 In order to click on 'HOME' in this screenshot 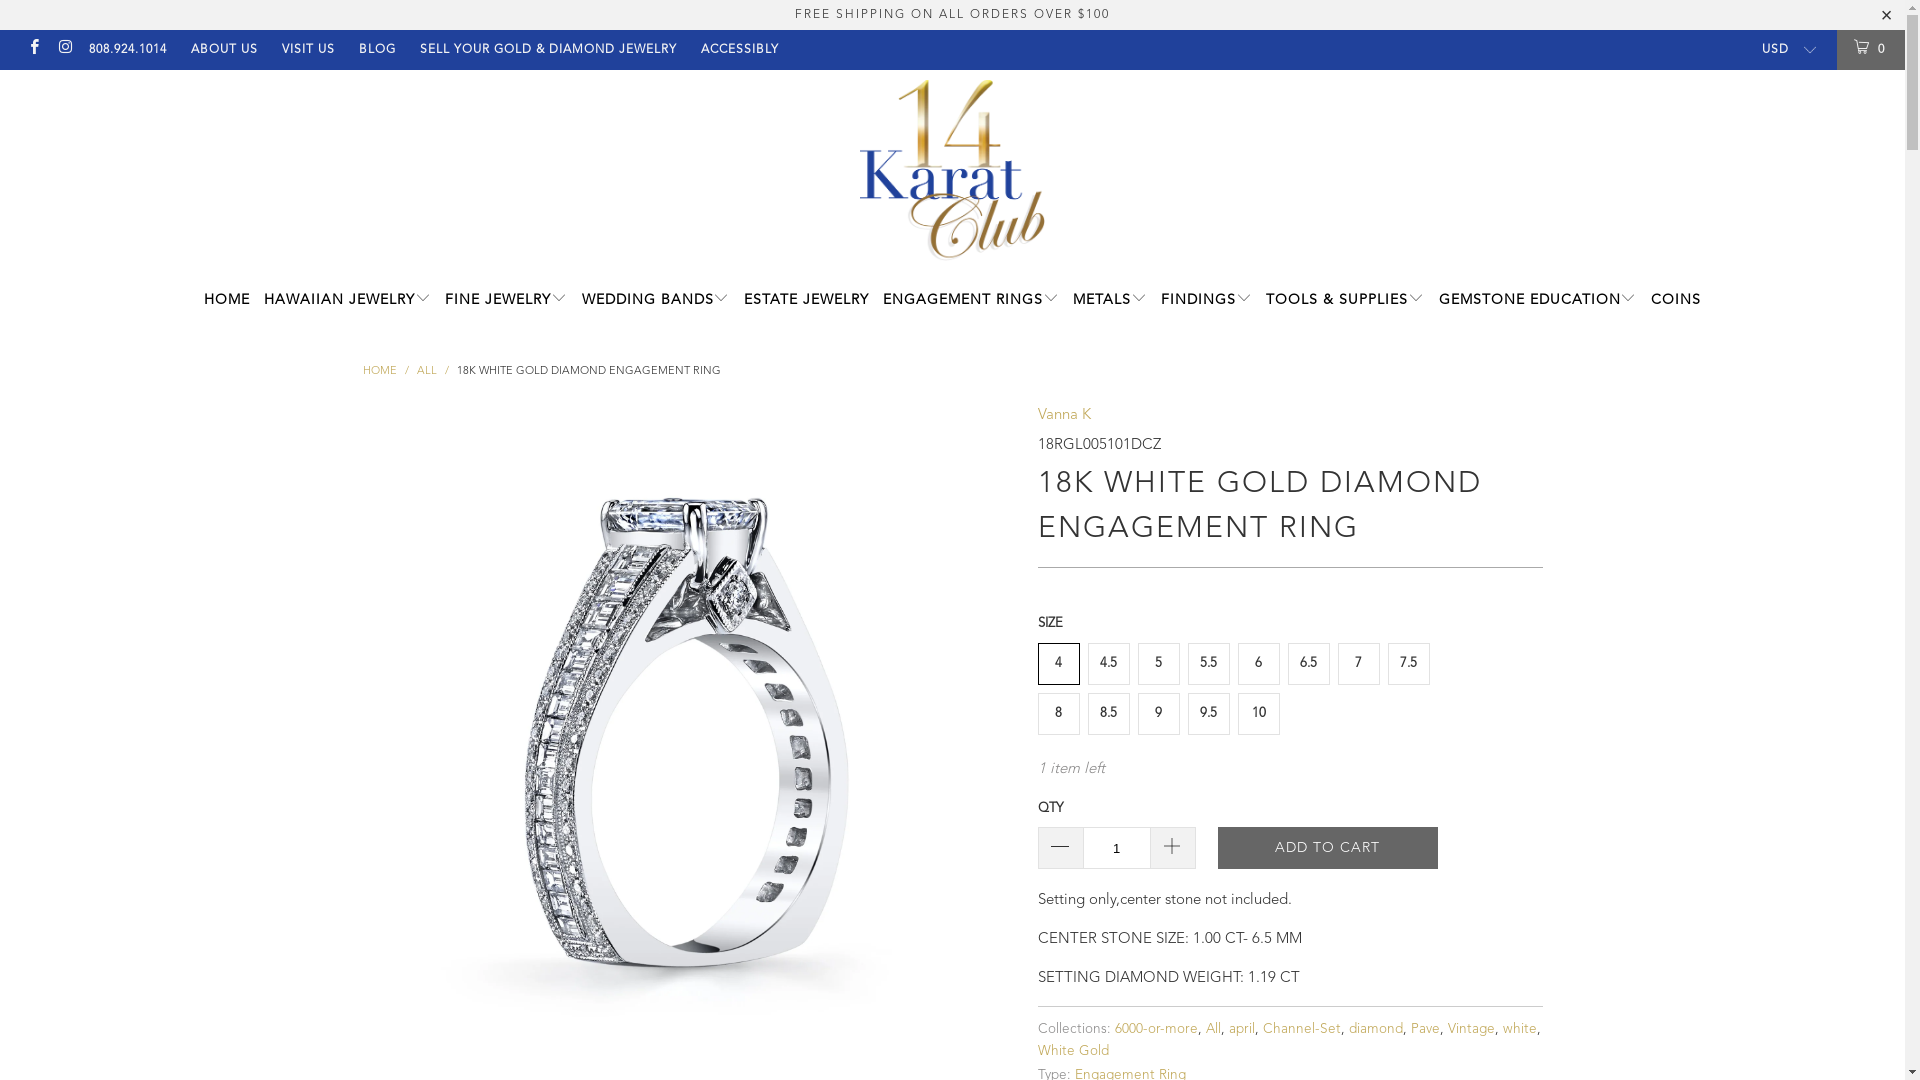, I will do `click(226, 300)`.